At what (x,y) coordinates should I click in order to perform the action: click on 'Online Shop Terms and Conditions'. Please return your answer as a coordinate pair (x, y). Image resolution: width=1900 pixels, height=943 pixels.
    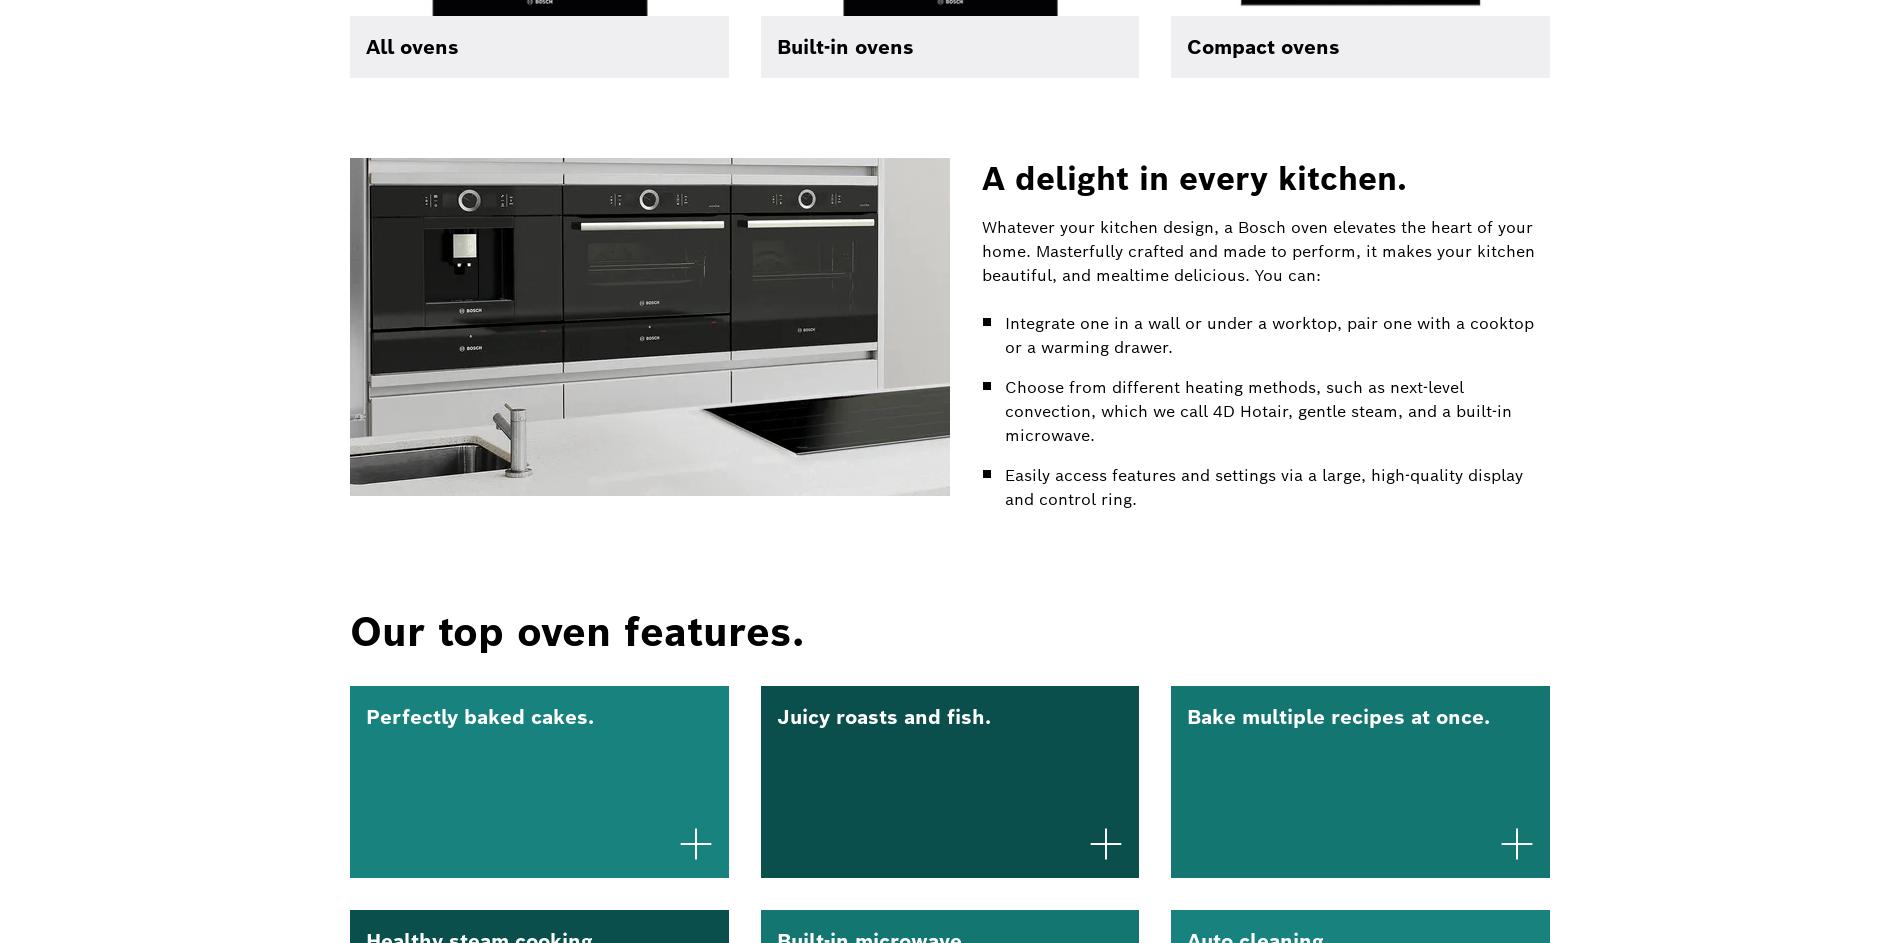
    Looking at the image, I should click on (1059, 261).